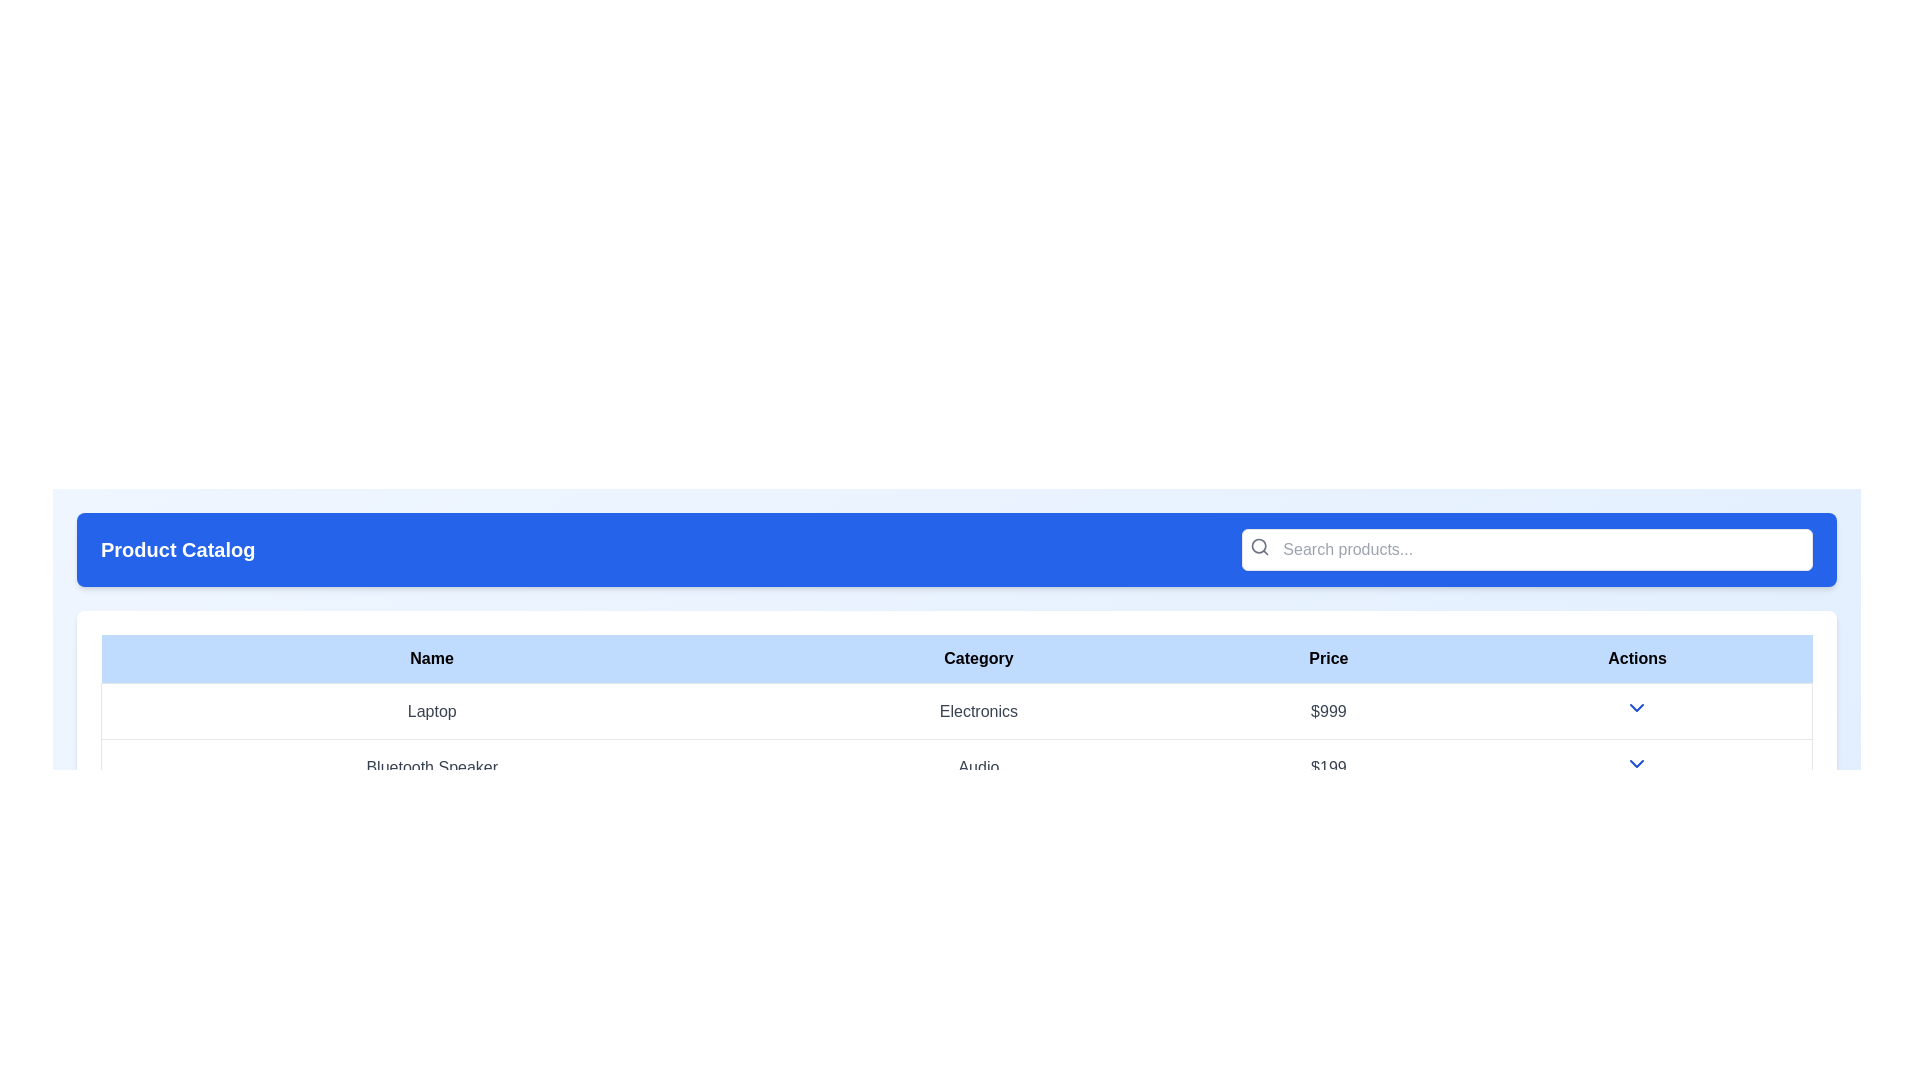  I want to click on the text label displaying 'Electronics' in the 'Category' column, positioned between the 'Name' and 'Price' columns in the first row, so click(978, 710).